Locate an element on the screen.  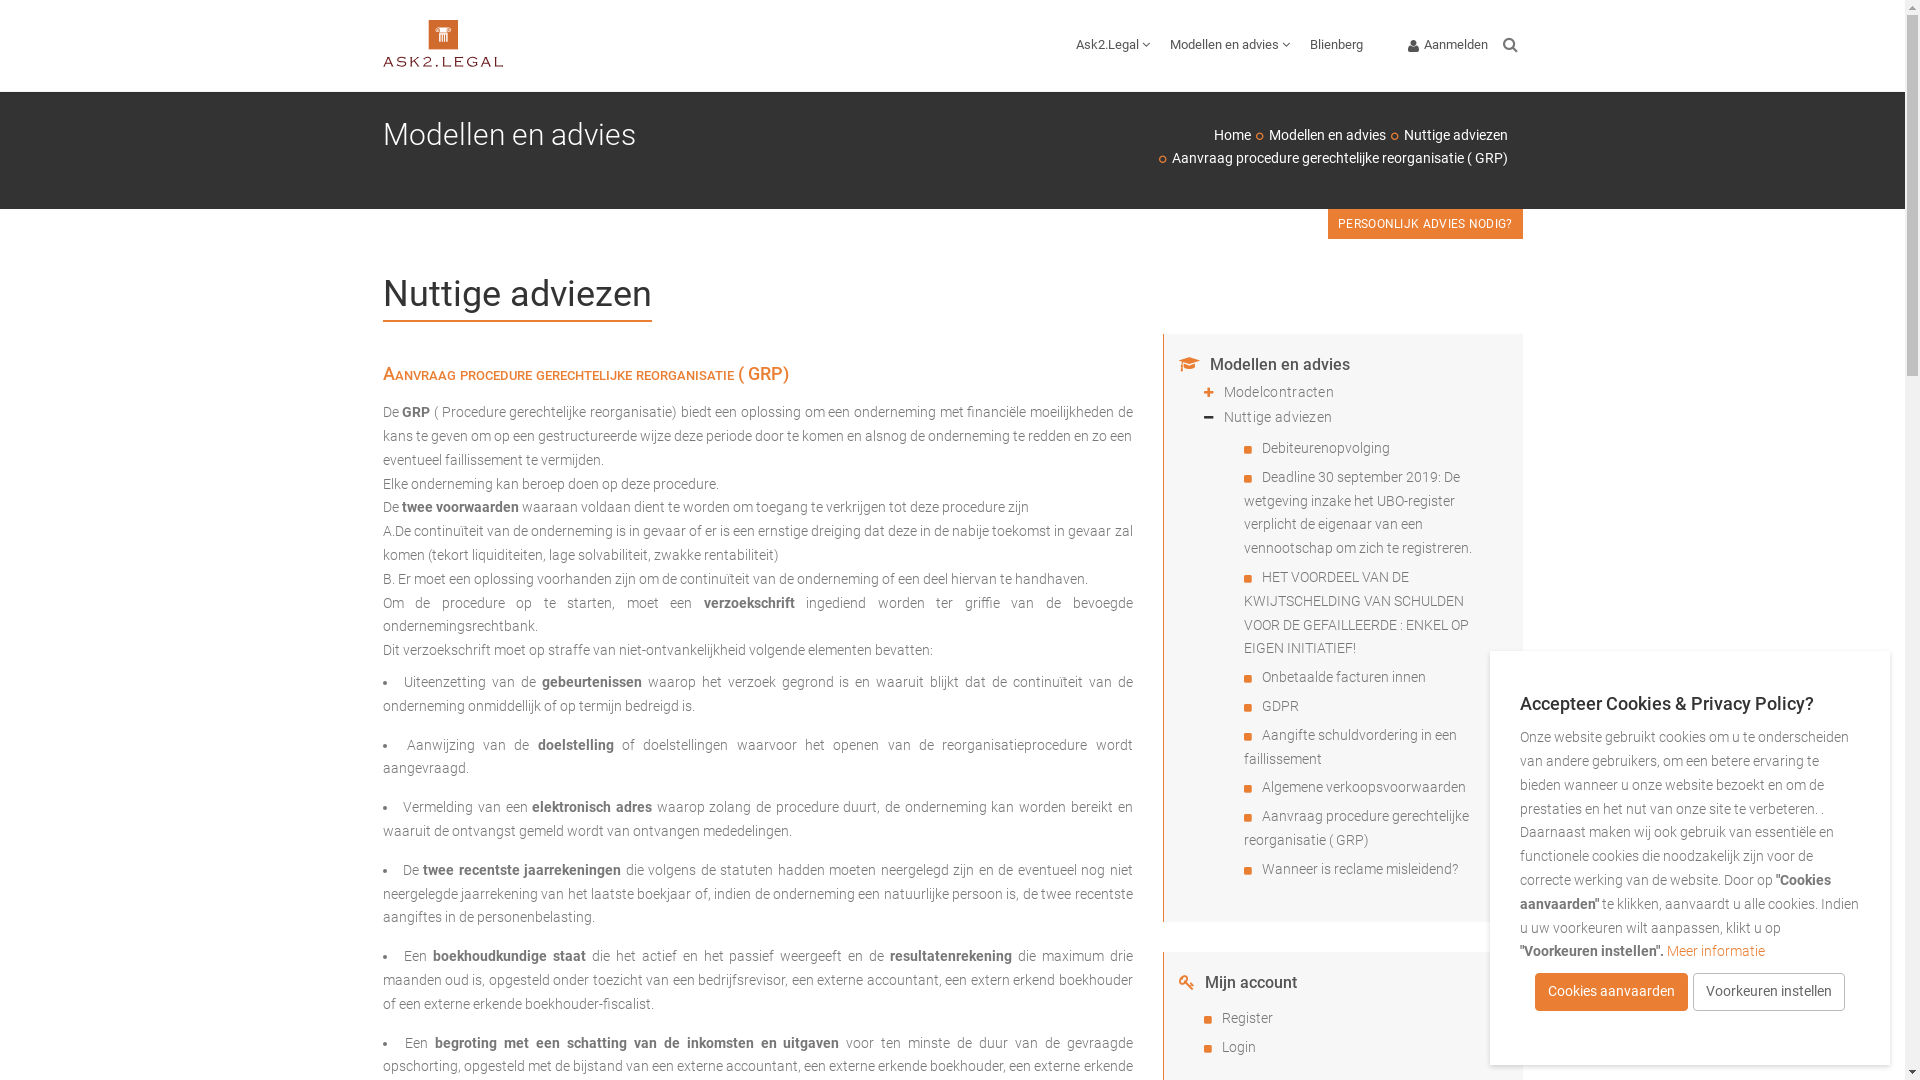
'Blienberg' is located at coordinates (1336, 45).